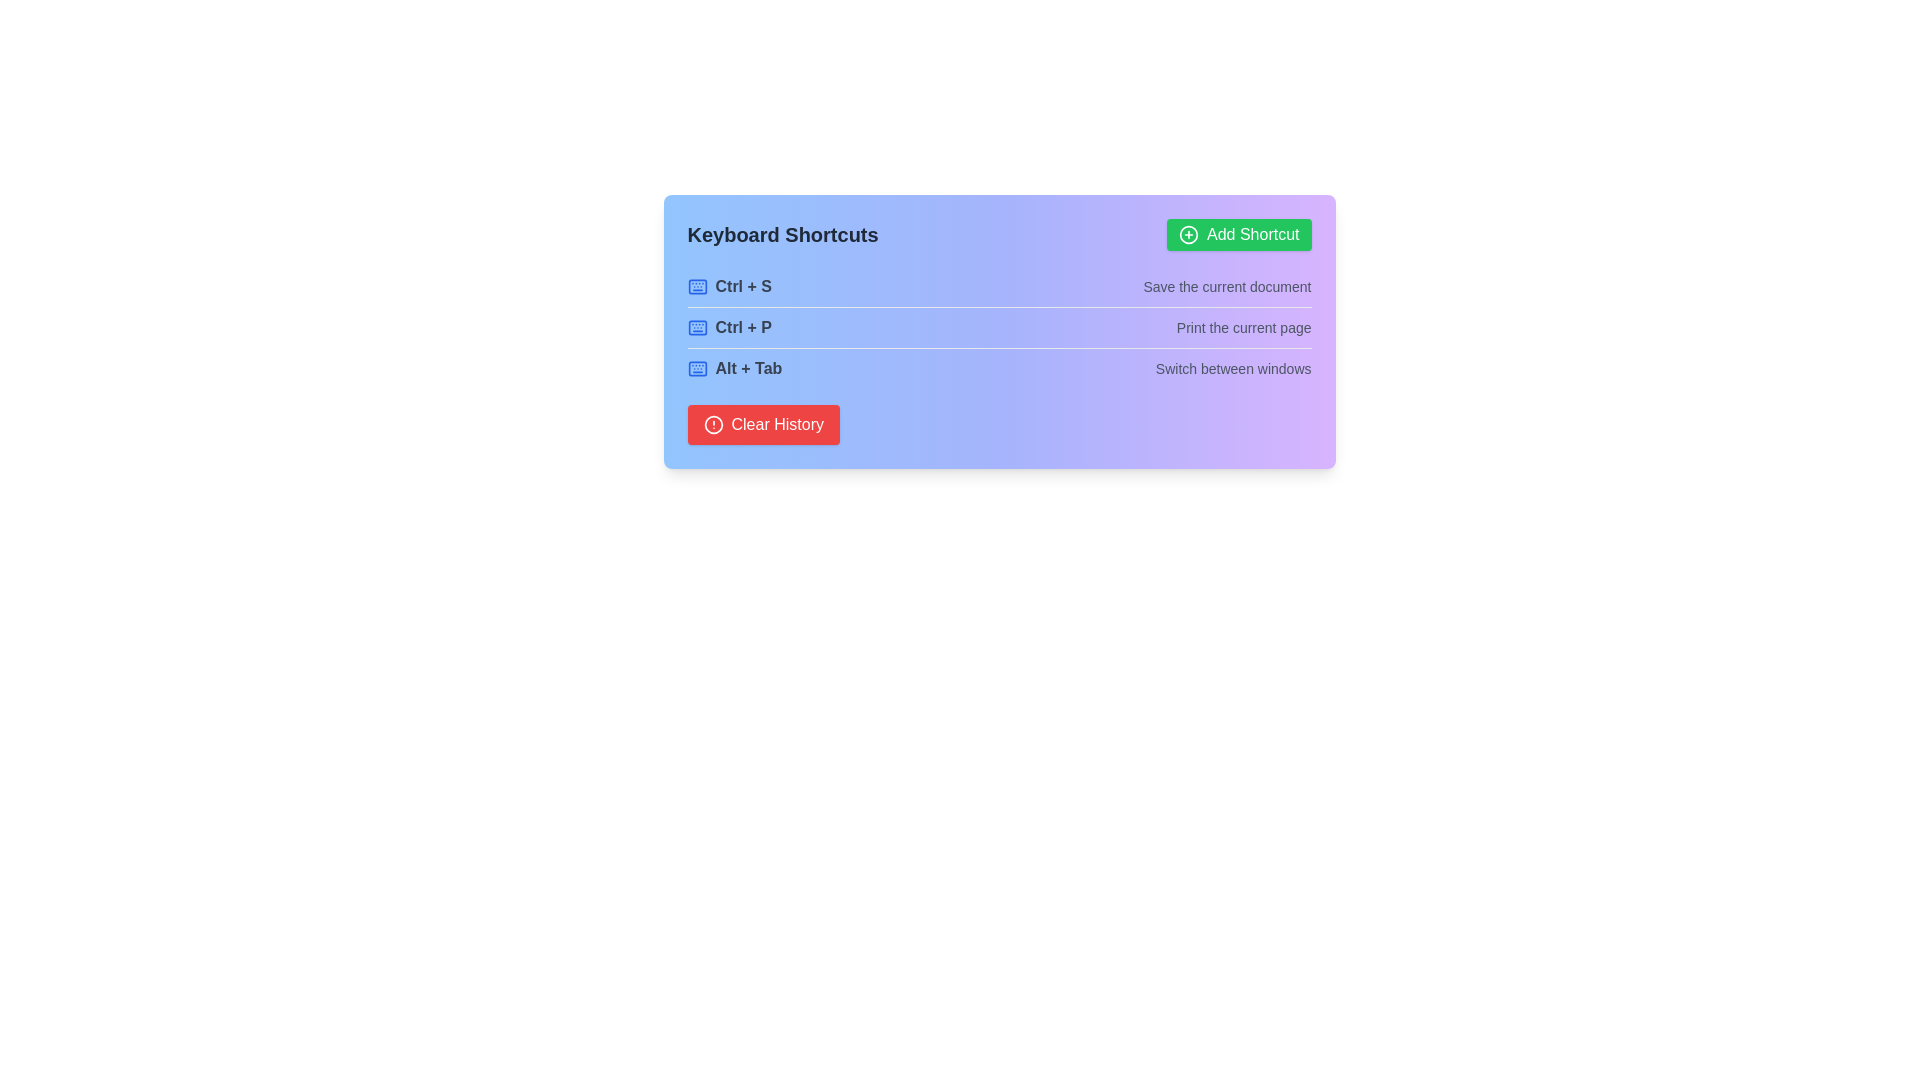  Describe the element at coordinates (1232, 369) in the screenshot. I see `the text label reading 'Switch between windows.' which is styled in a smaller gray font on the purple background of the keyboard shortcuts pane` at that location.